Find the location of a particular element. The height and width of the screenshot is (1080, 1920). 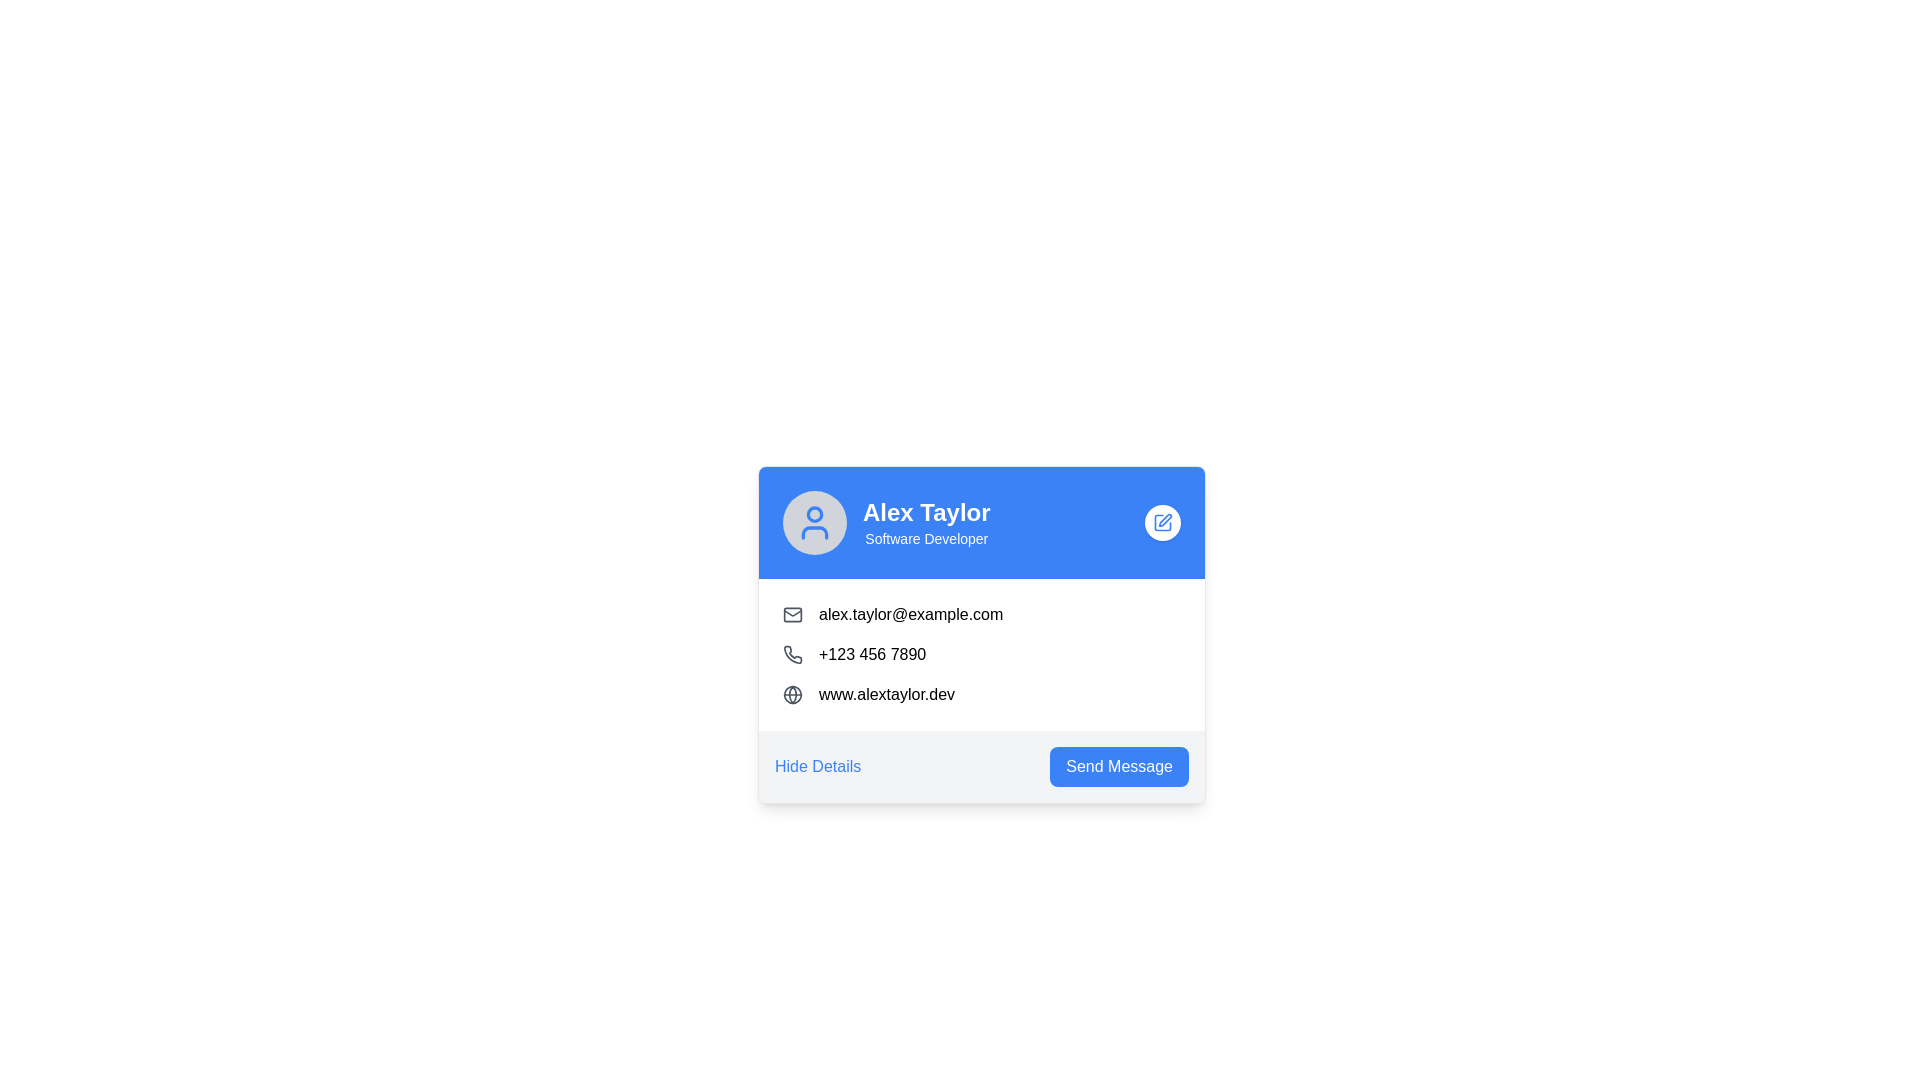

the edit button located at the top-right corner inside the blue header section of the card is located at coordinates (1162, 522).